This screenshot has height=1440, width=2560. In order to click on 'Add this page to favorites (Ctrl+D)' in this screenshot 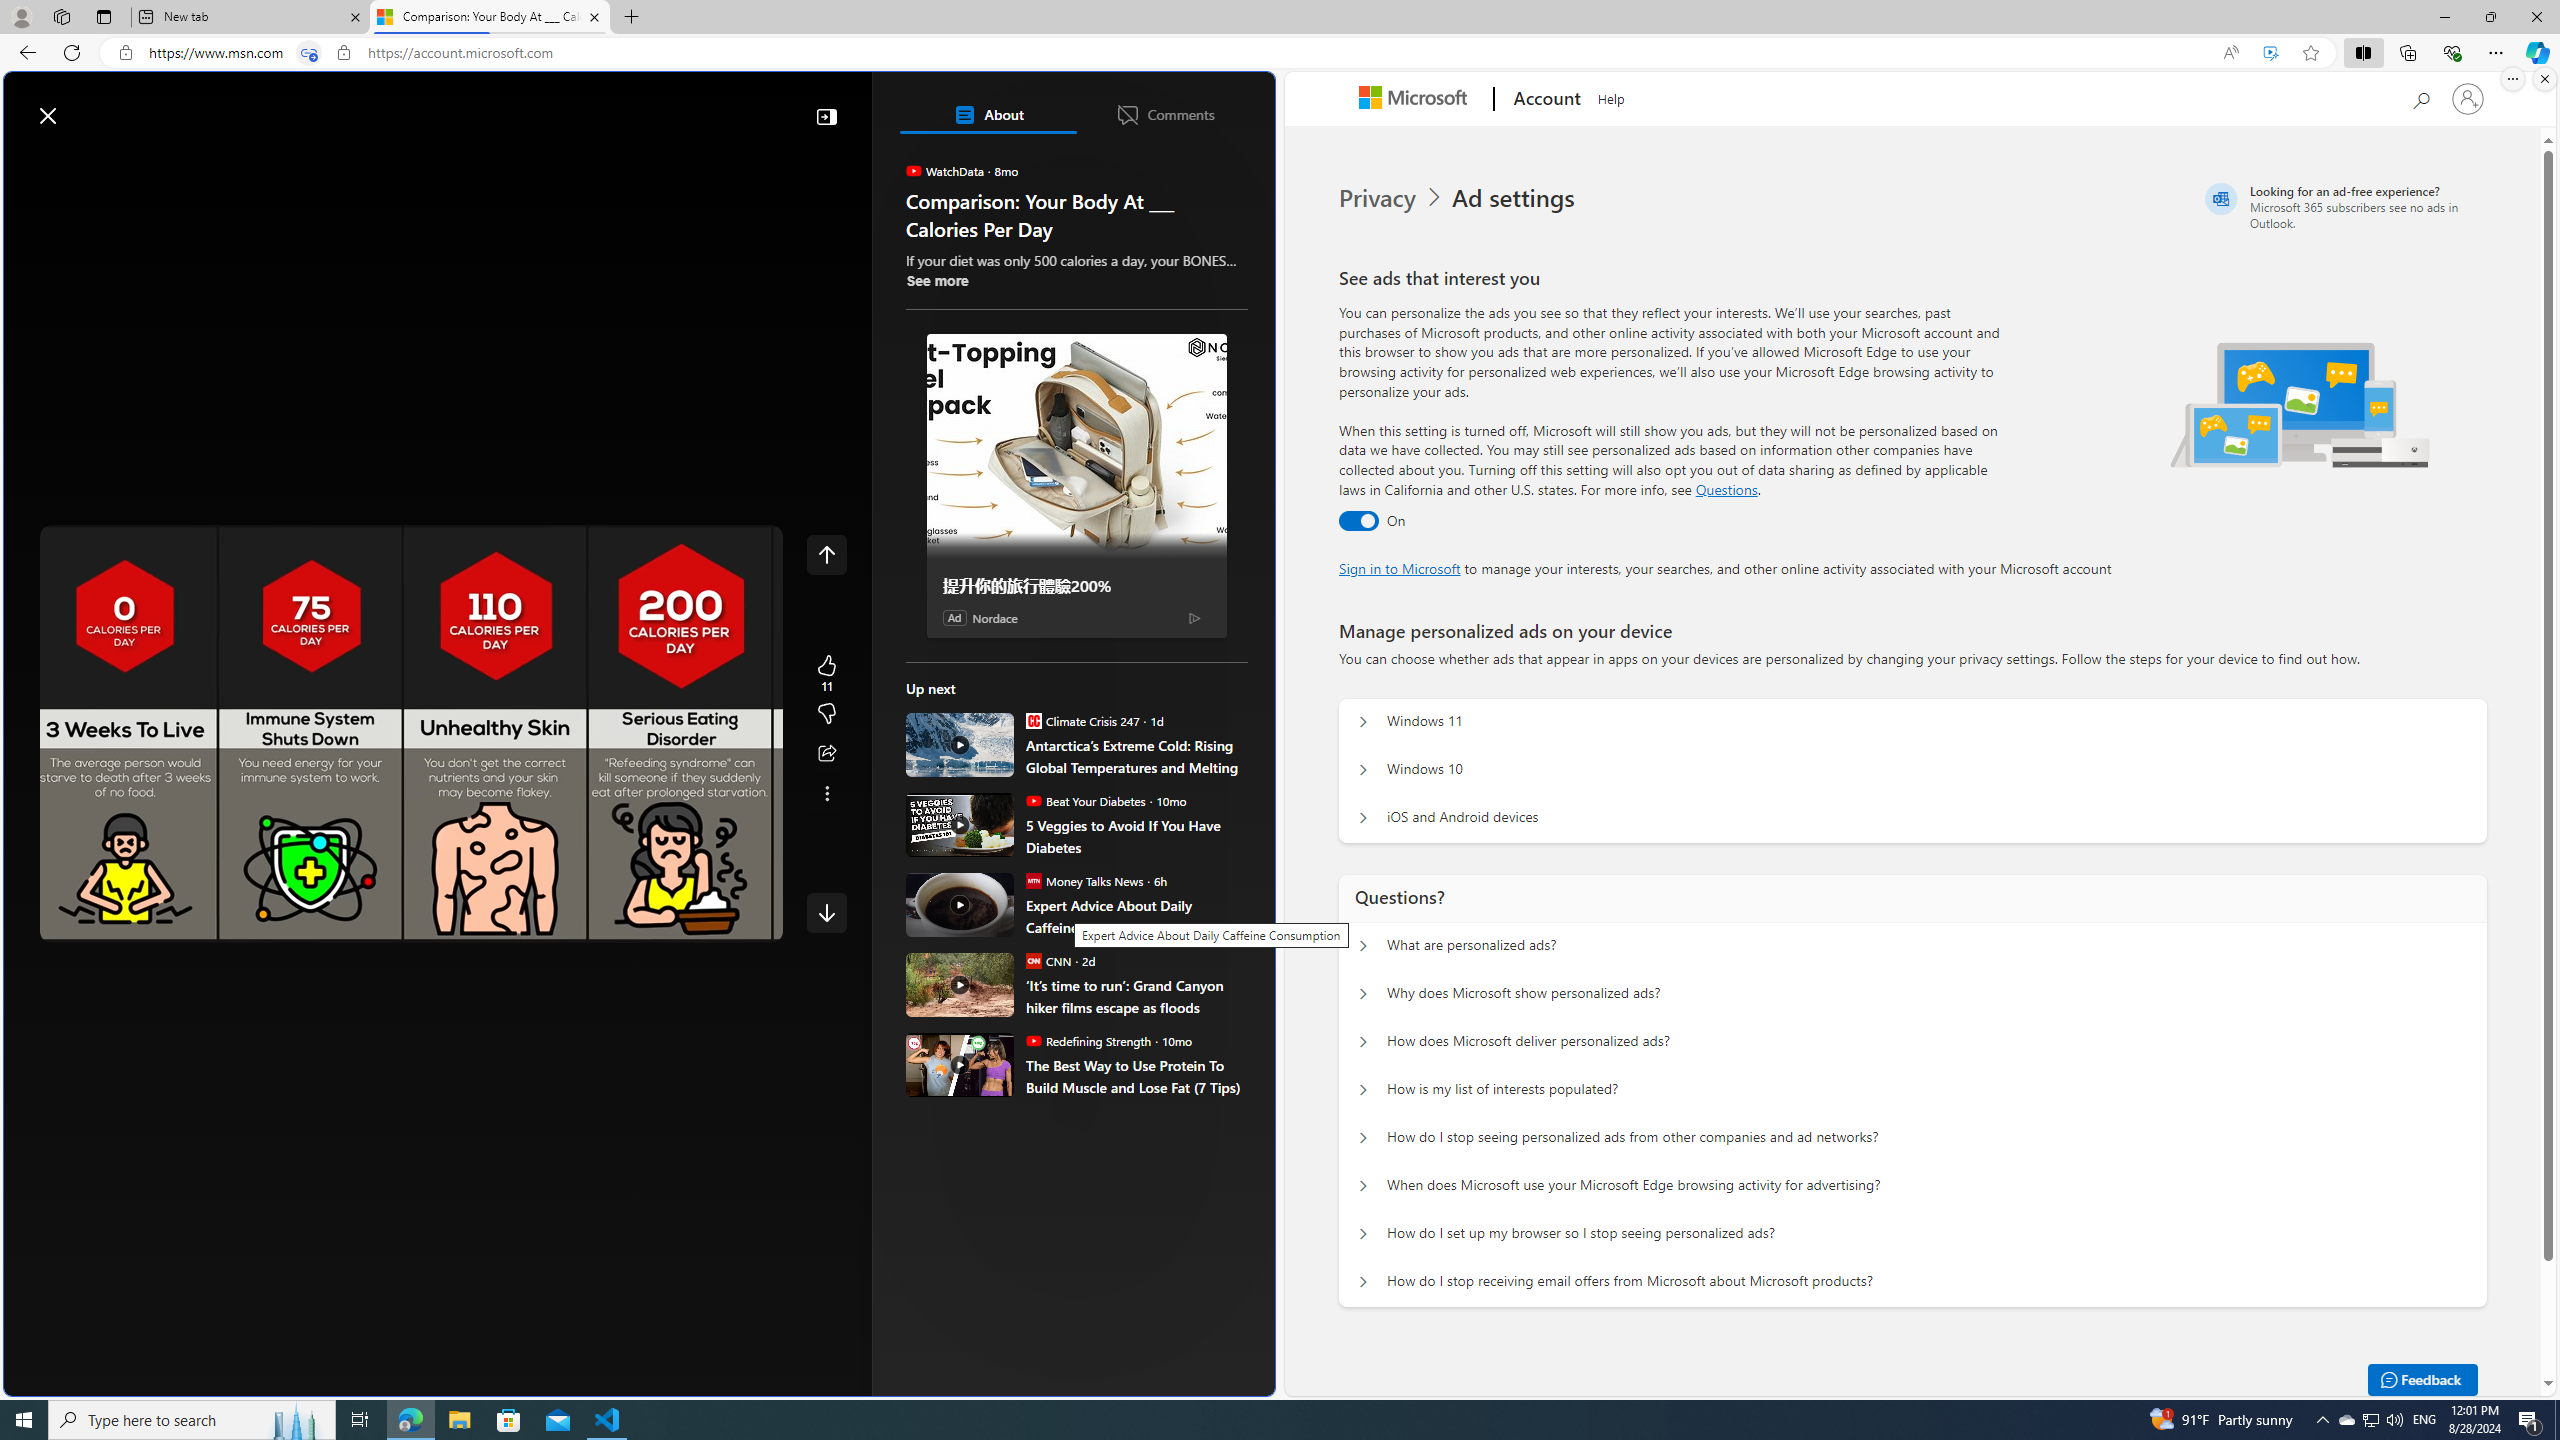, I will do `click(2311, 53)`.